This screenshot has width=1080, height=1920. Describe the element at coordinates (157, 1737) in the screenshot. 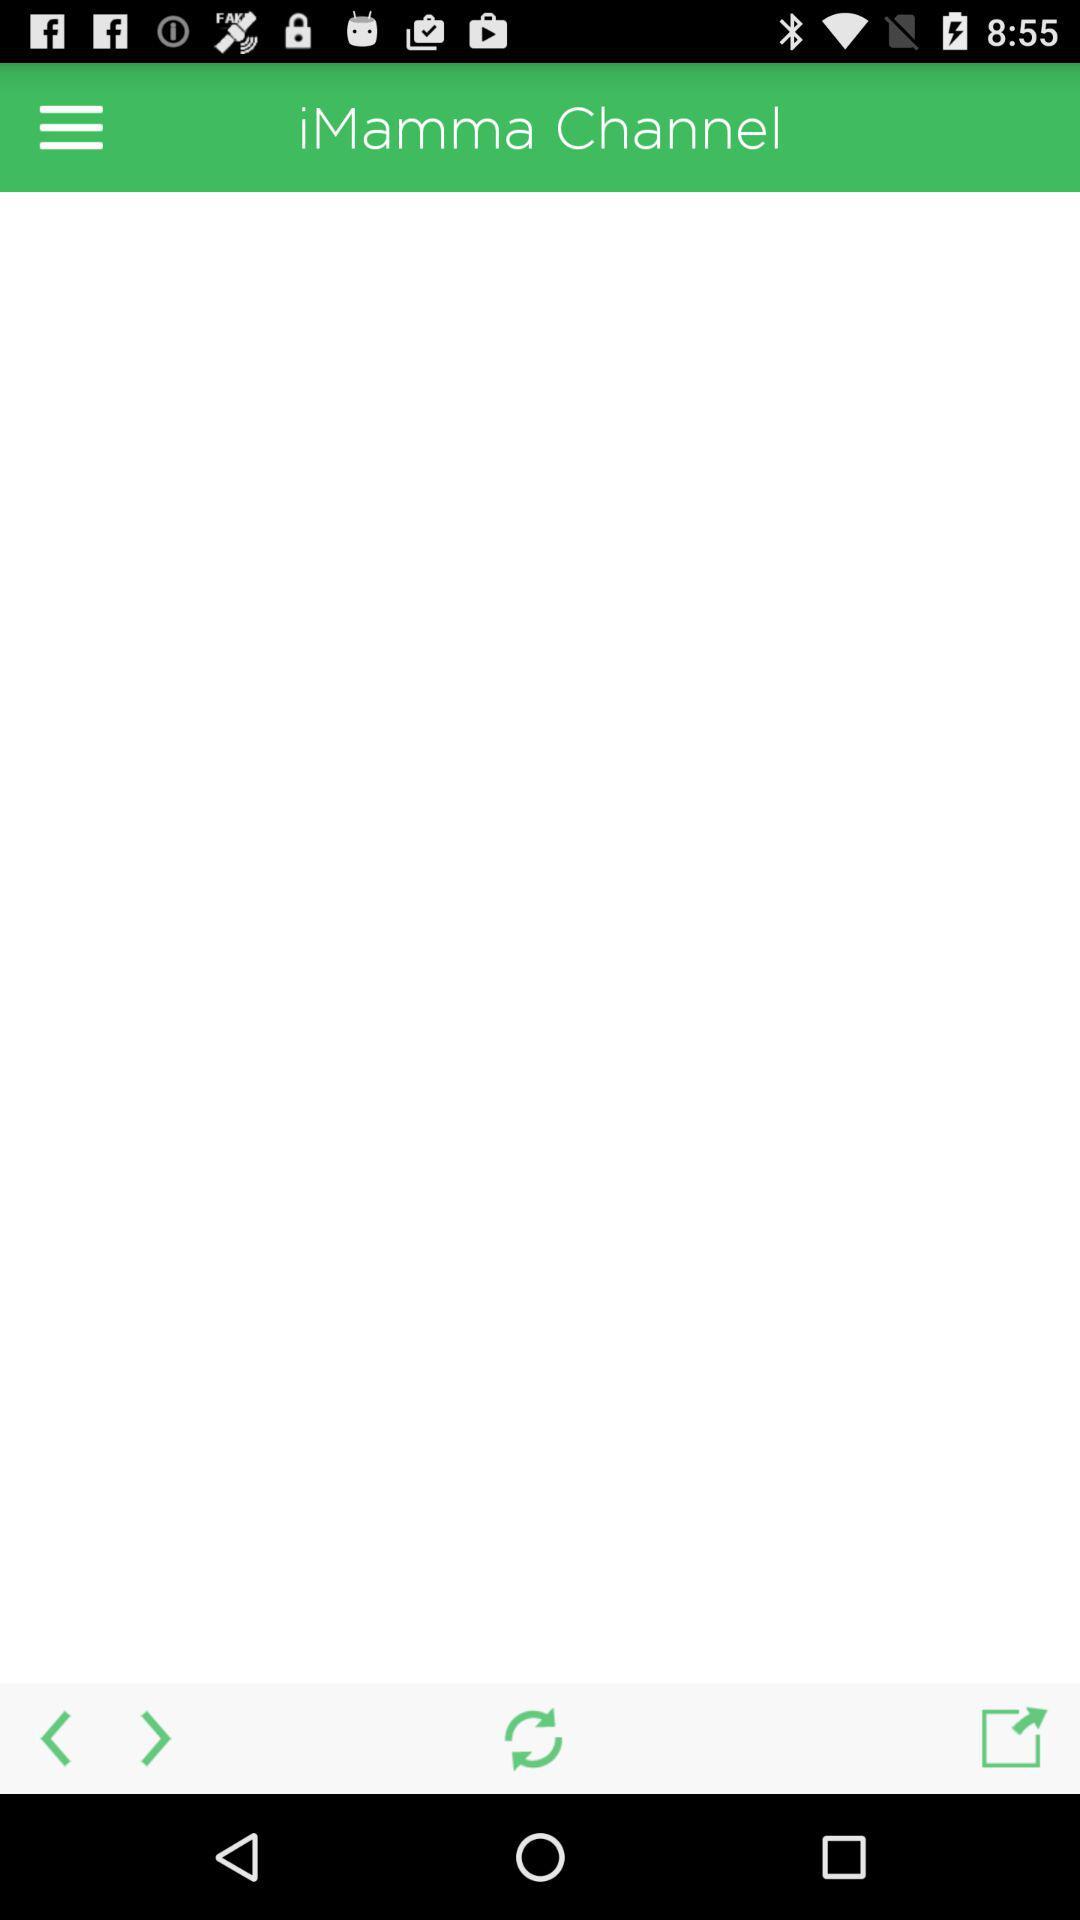

I see `next option` at that location.